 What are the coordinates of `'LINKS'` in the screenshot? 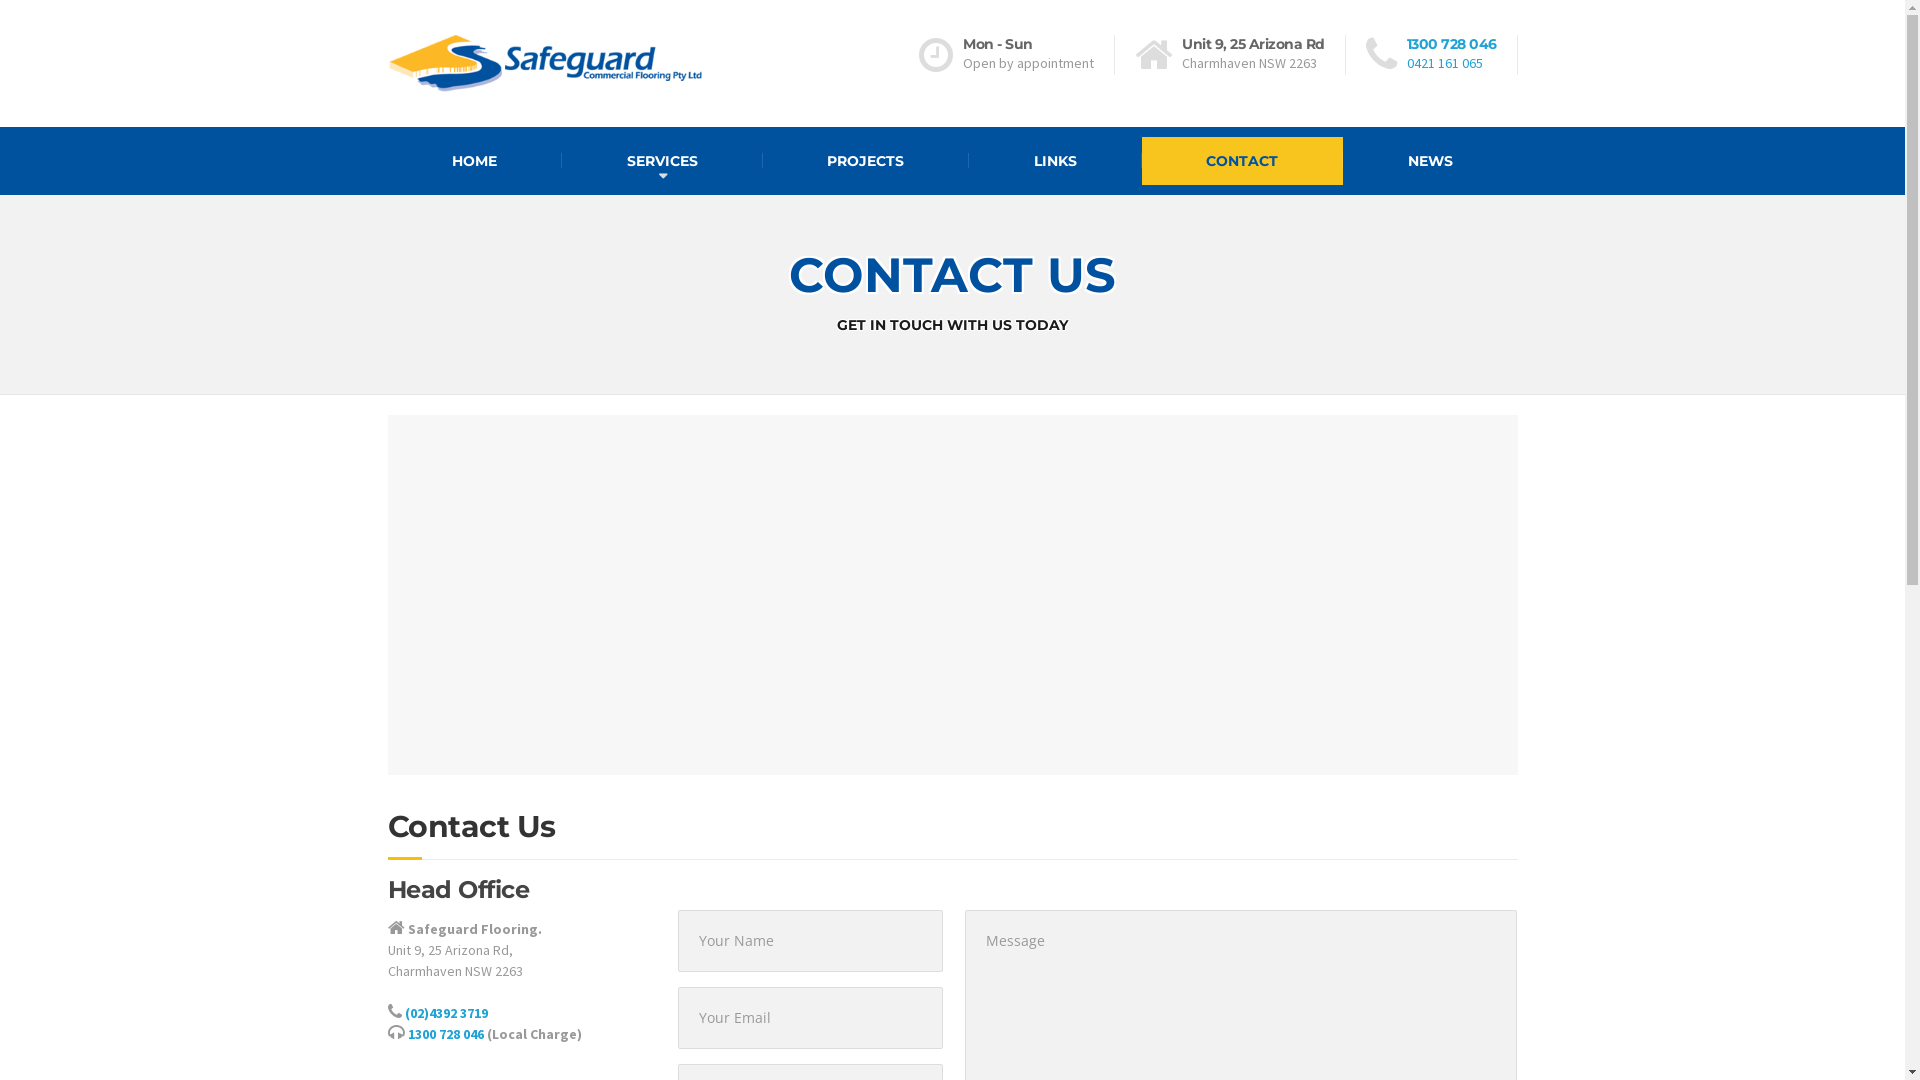 It's located at (969, 160).